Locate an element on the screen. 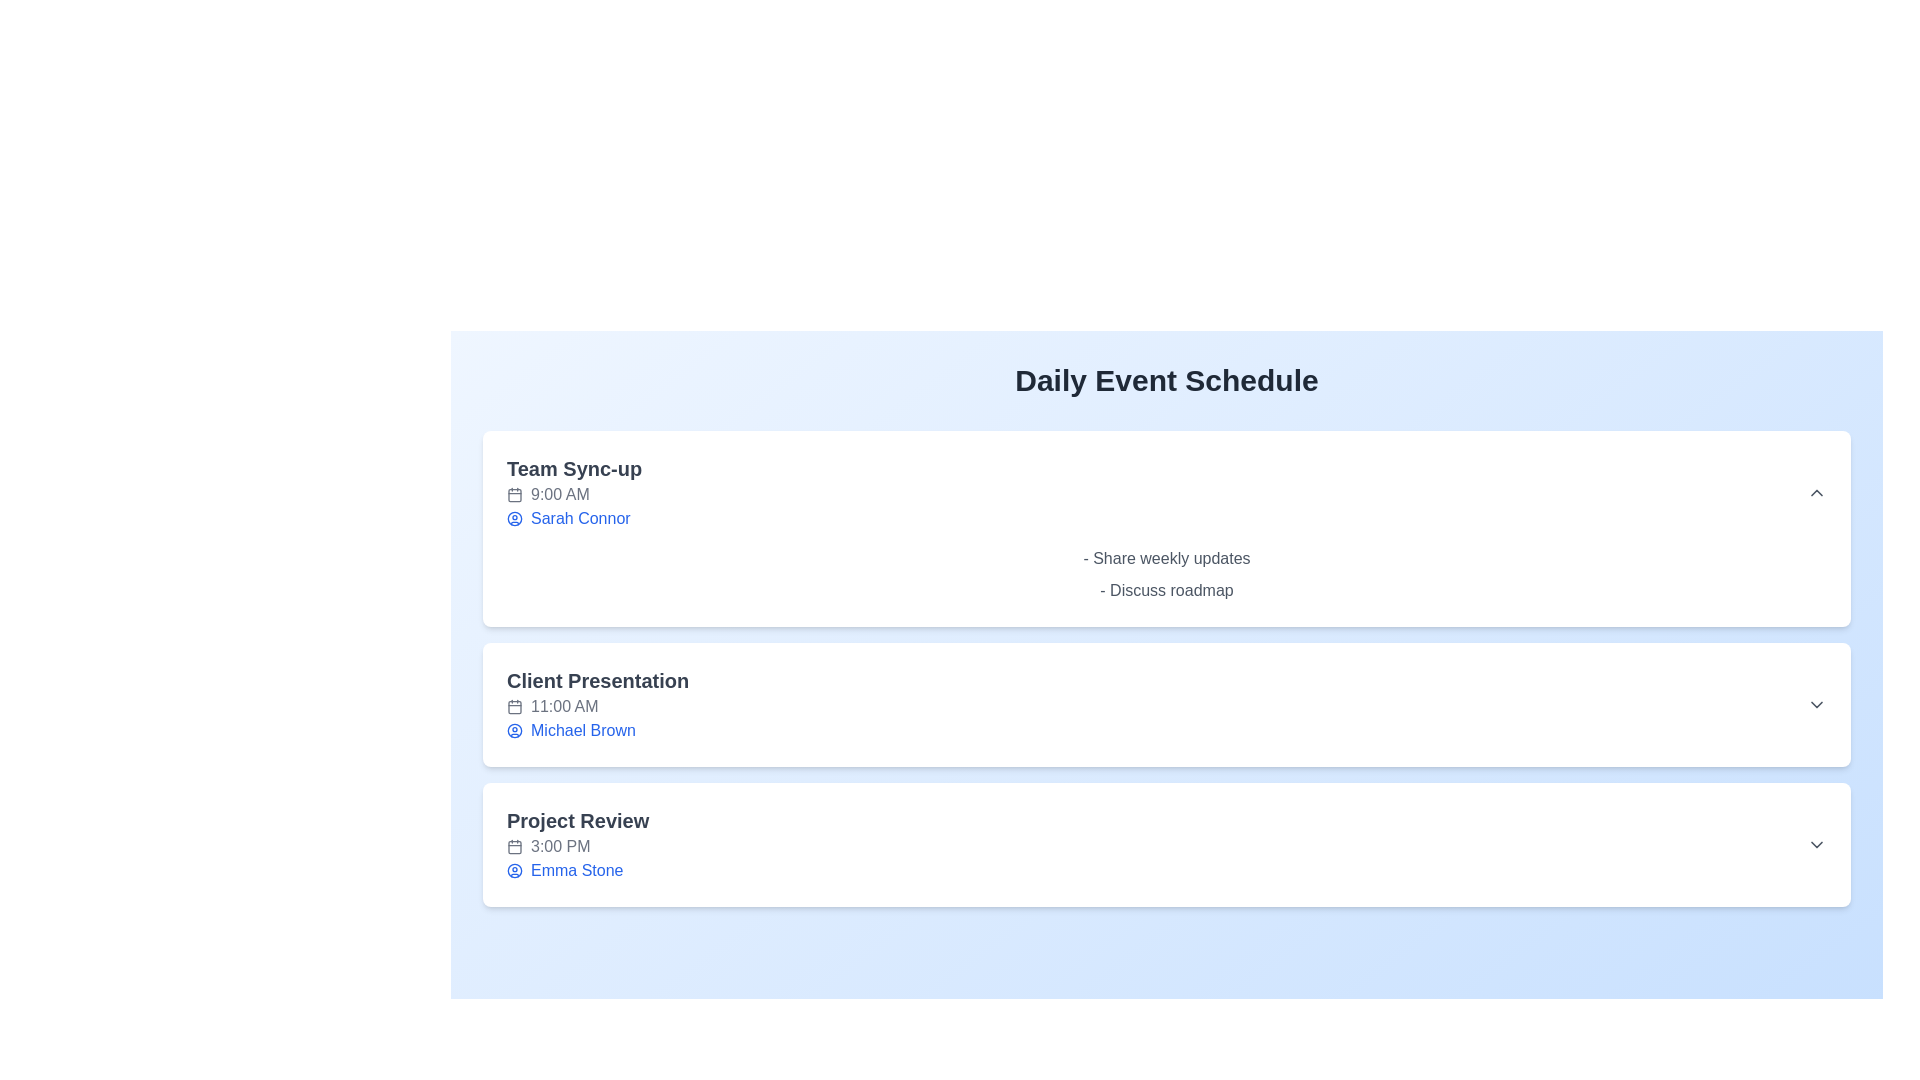  the text label displaying 'Michael Brown' styled in blue font, which is accompanied by a user profile icon, located in the 'Client Presentation' section is located at coordinates (597, 731).